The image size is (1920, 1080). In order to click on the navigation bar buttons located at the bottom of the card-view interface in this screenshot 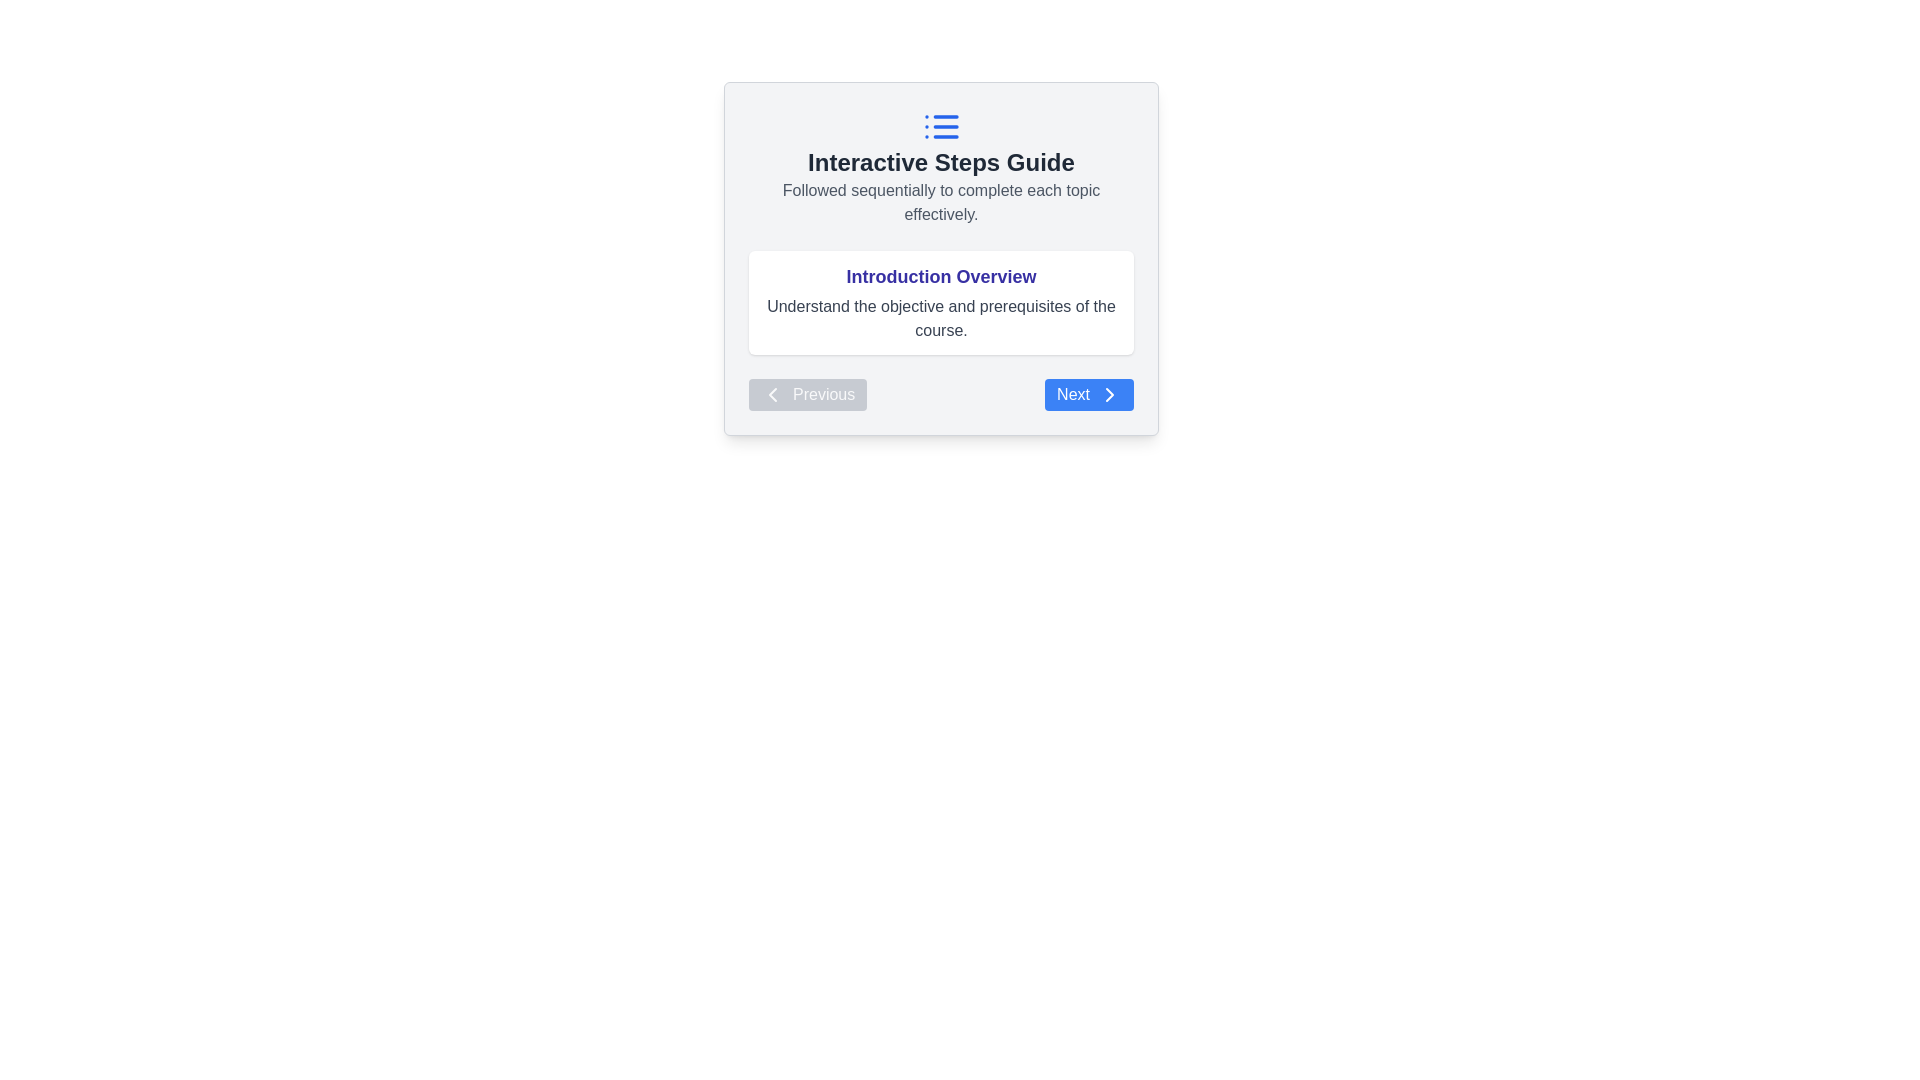, I will do `click(940, 394)`.